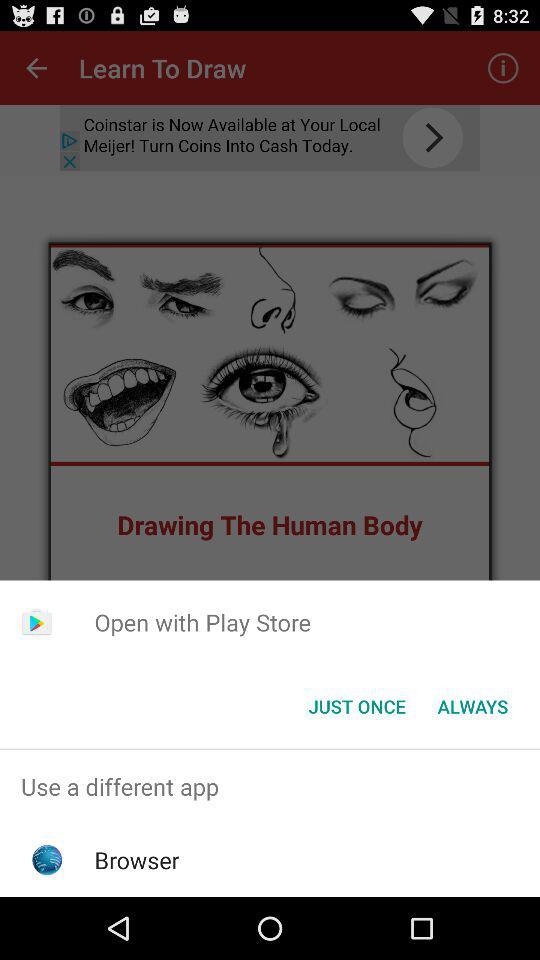 The width and height of the screenshot is (540, 960). Describe the element at coordinates (136, 859) in the screenshot. I see `the app below use a different icon` at that location.